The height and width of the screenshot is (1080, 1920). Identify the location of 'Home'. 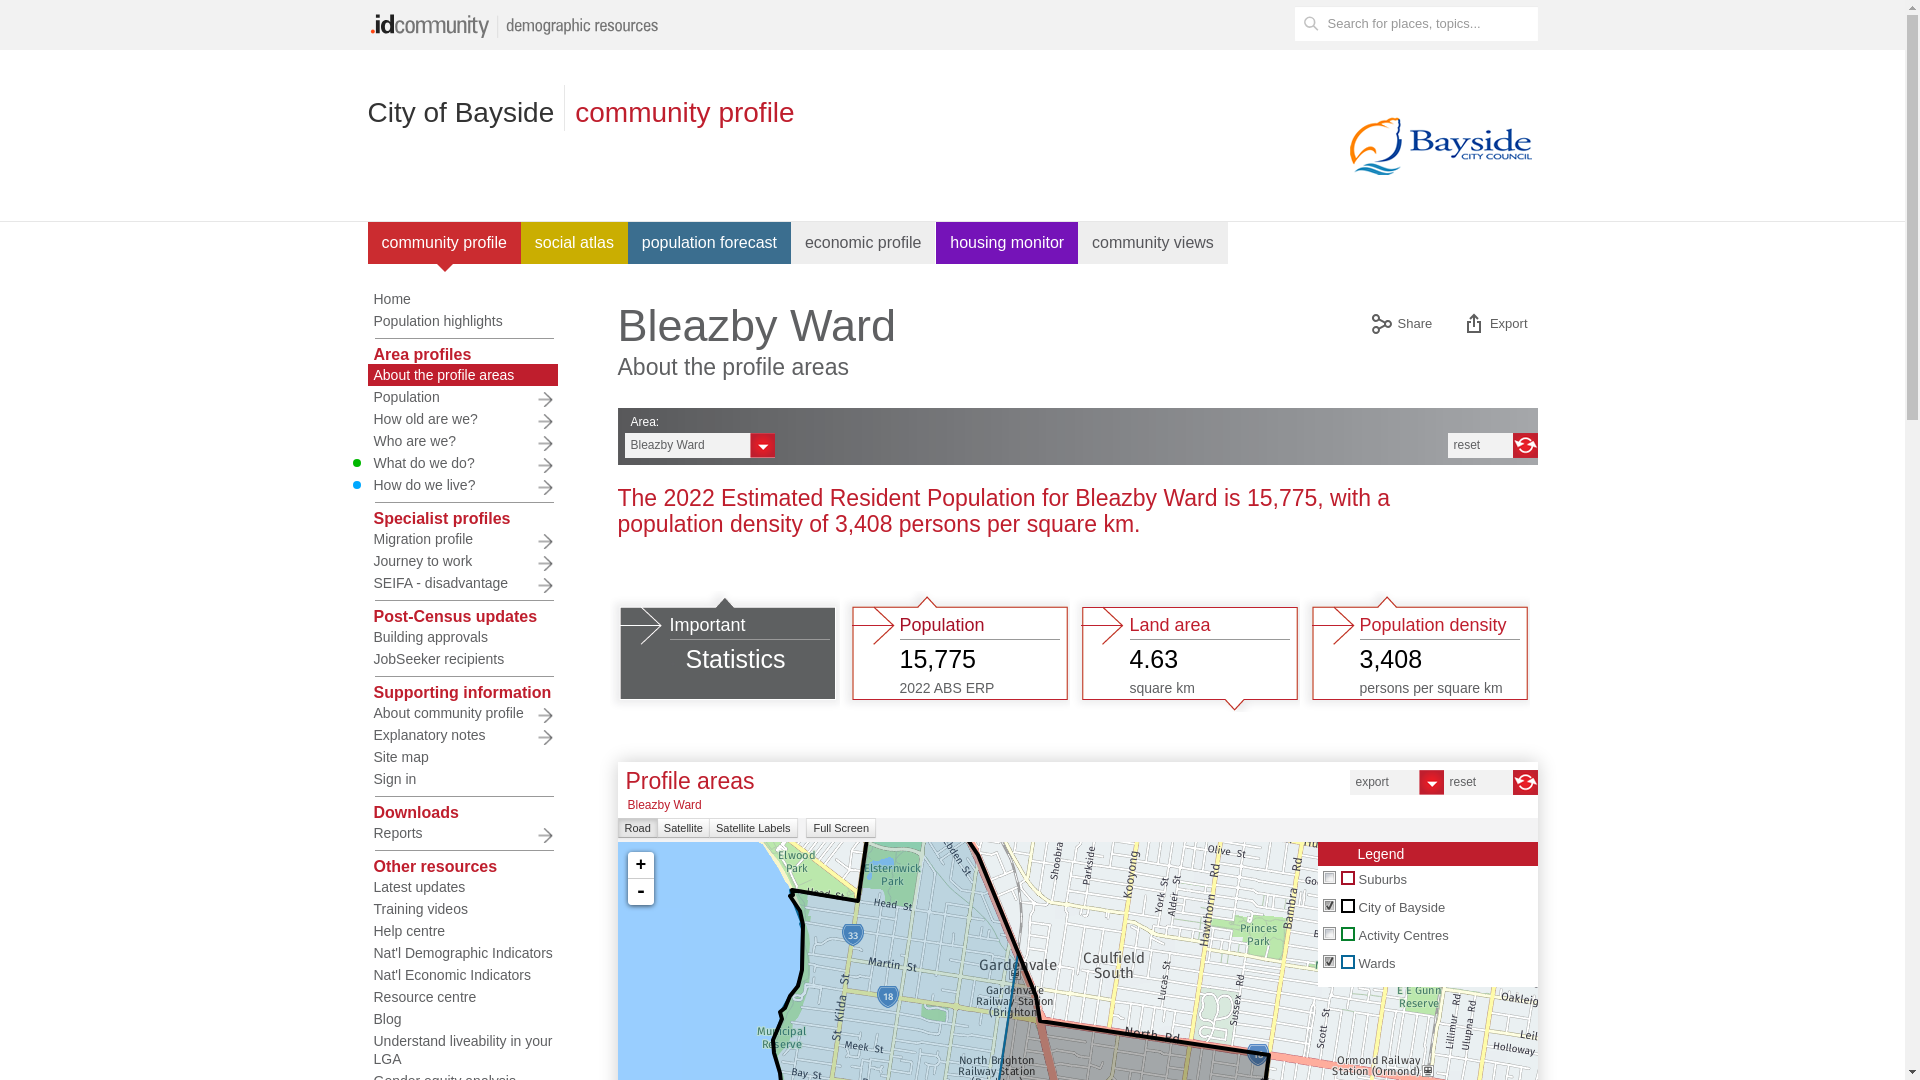
(461, 299).